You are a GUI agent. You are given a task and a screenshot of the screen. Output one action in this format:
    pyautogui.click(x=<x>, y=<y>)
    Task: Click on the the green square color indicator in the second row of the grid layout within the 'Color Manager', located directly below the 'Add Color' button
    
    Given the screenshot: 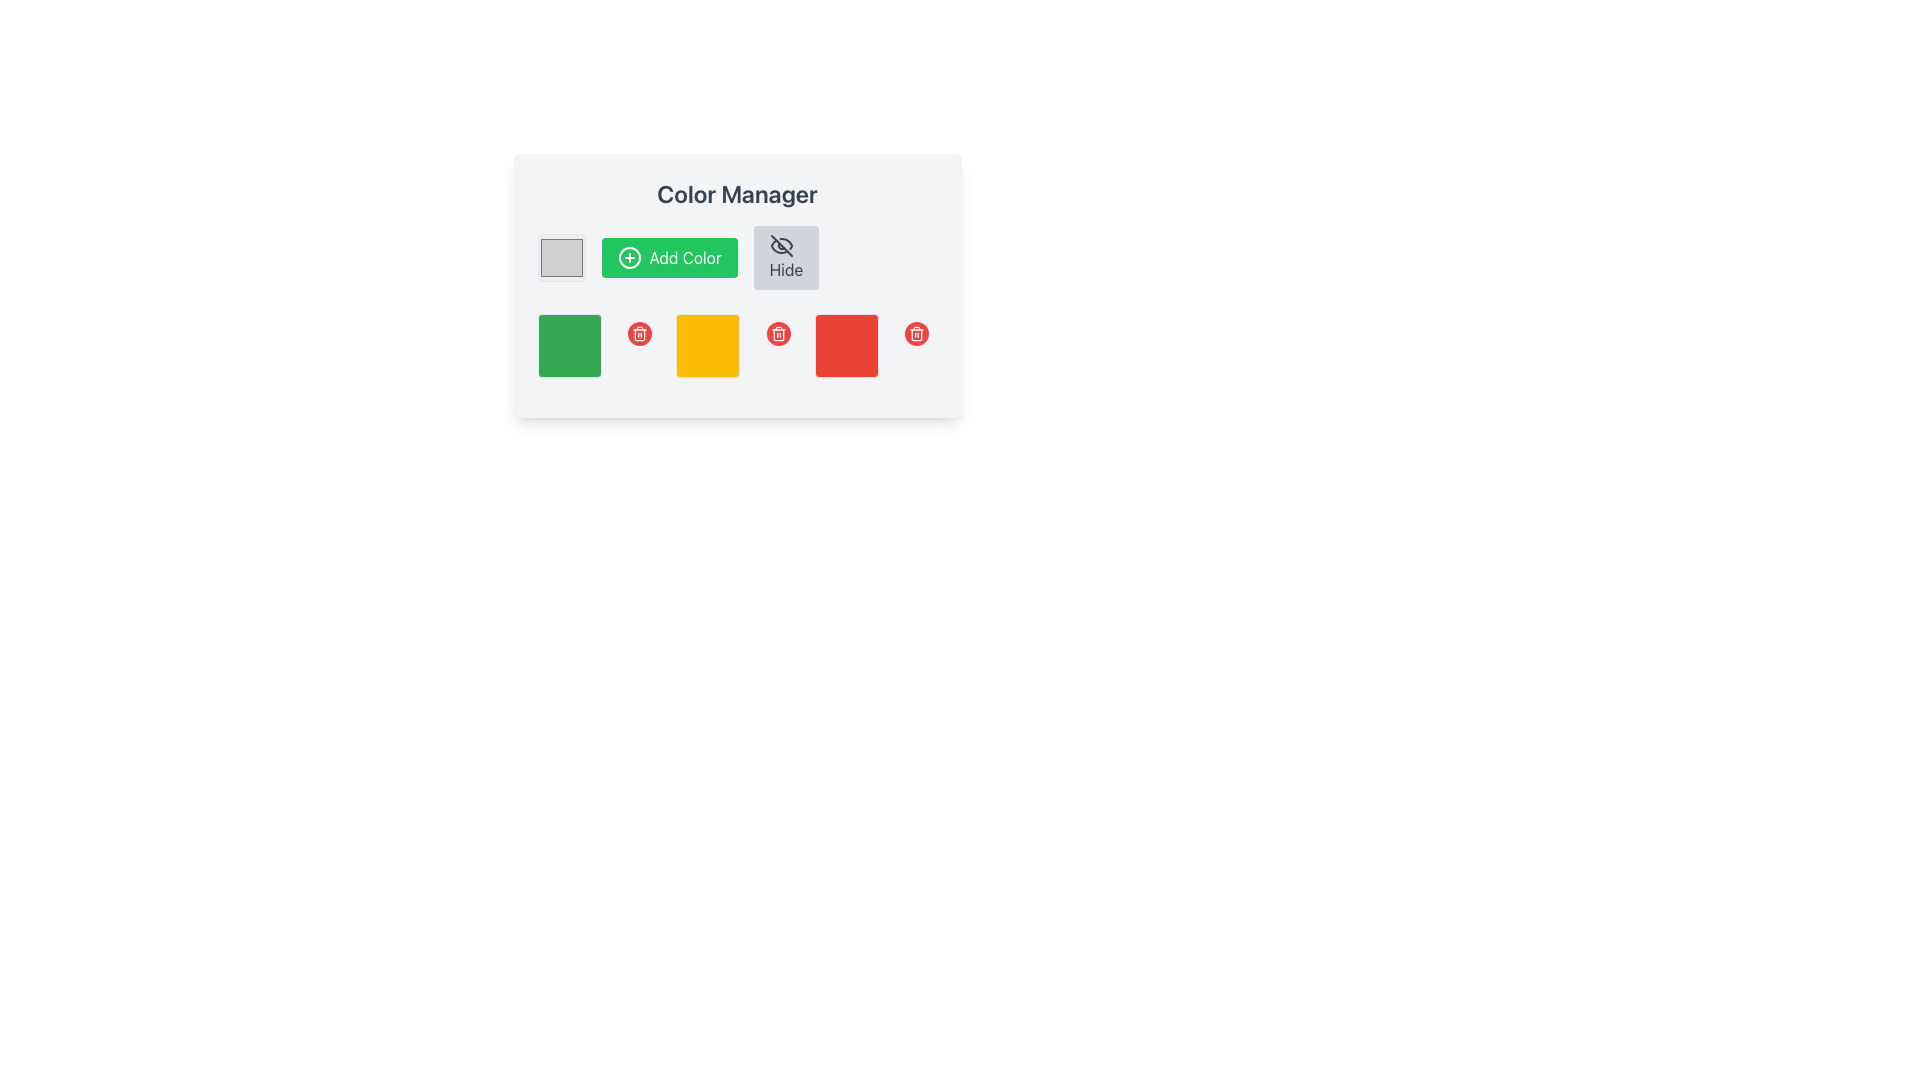 What is the action you would take?
    pyautogui.click(x=568, y=345)
    